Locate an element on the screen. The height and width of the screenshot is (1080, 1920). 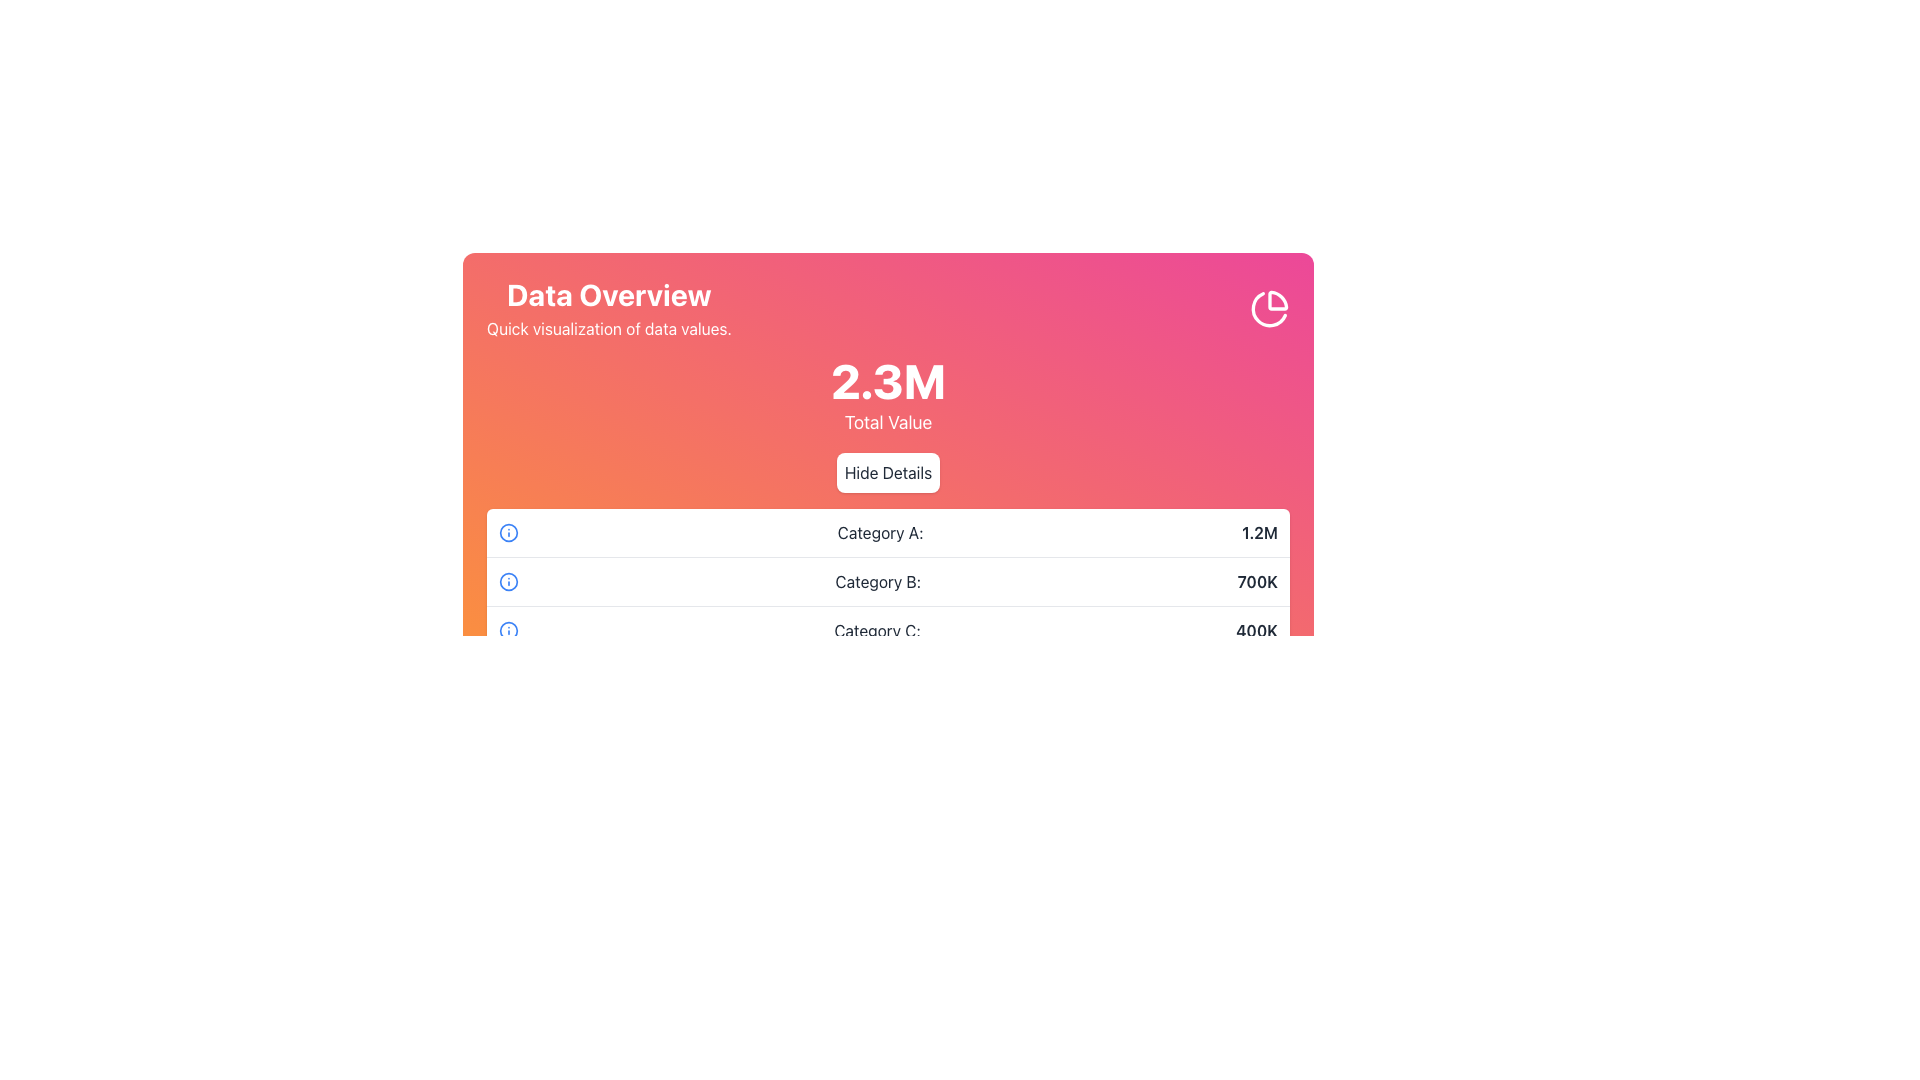
the blue circular information icon located to the left of the 'Category A: 1.2M' label, the first in a vertical sequence of similar icons is located at coordinates (508, 531).